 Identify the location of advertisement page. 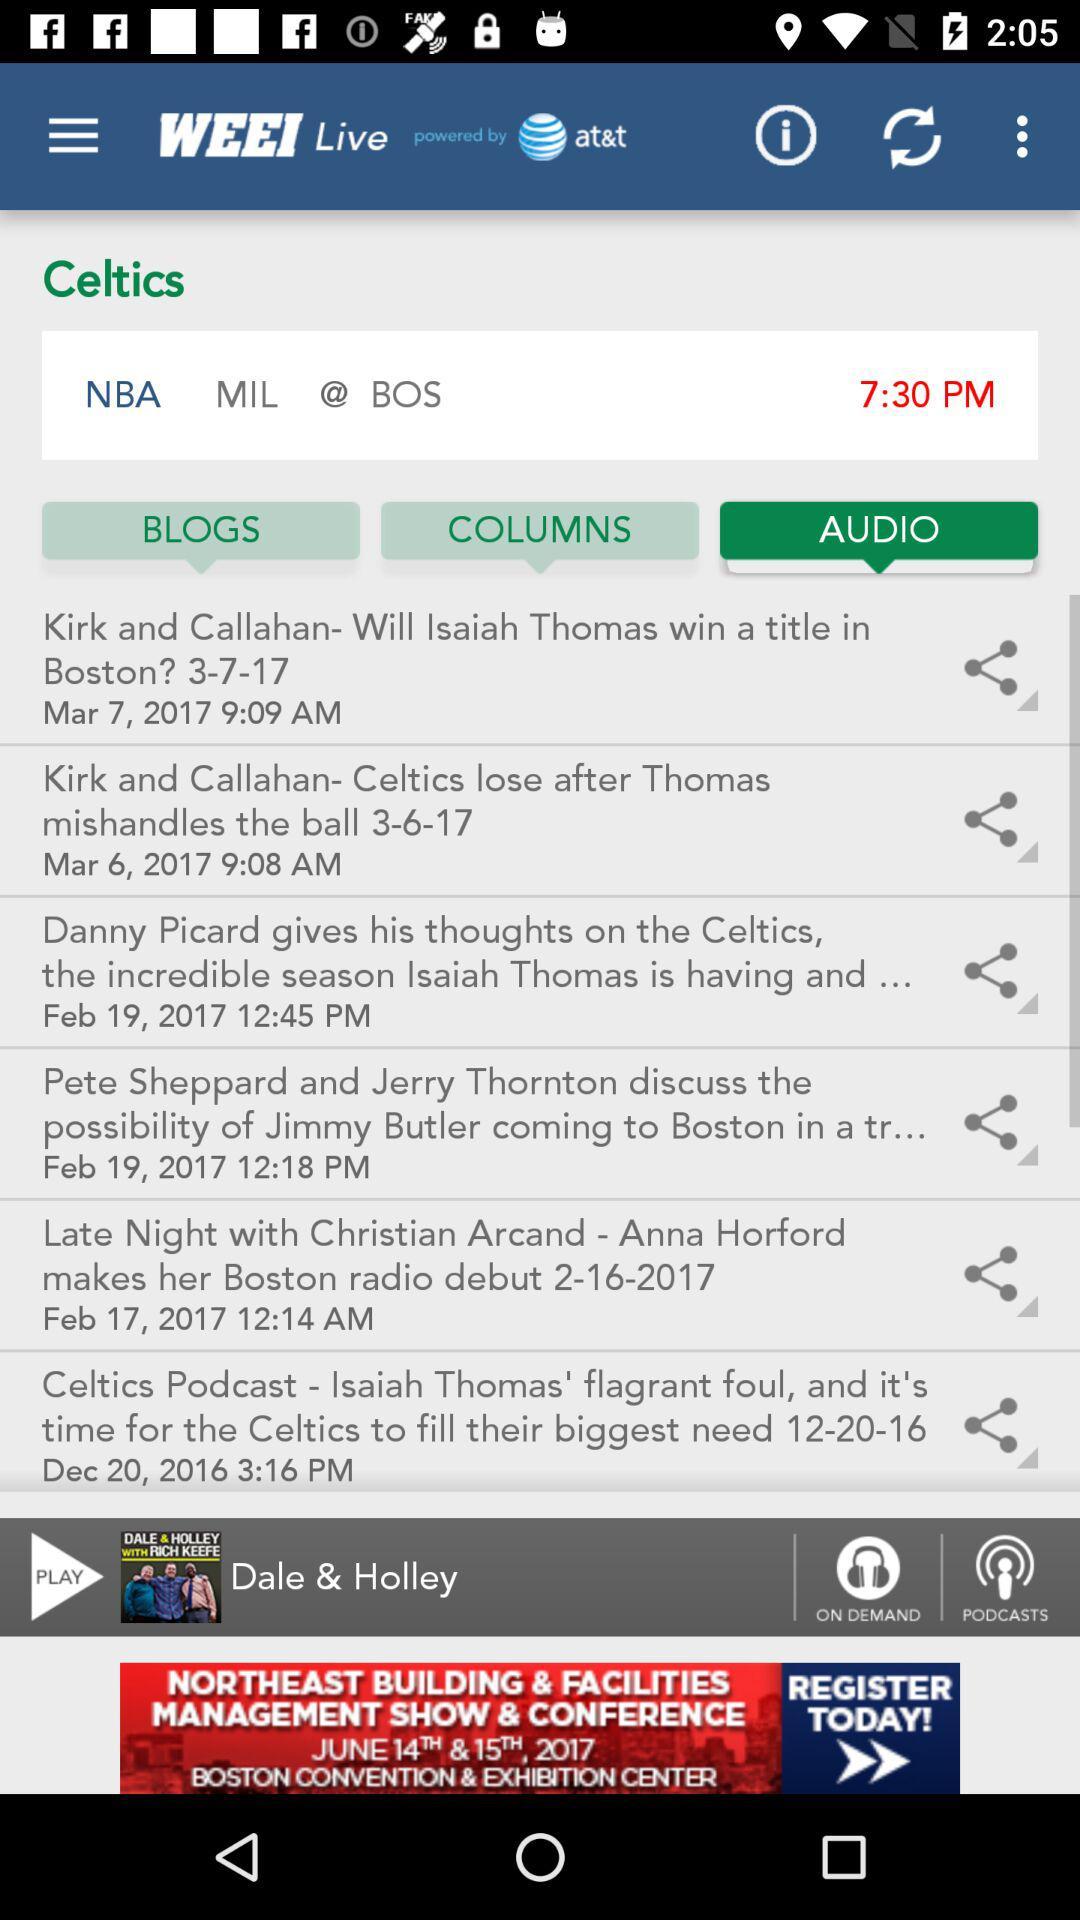
(540, 1727).